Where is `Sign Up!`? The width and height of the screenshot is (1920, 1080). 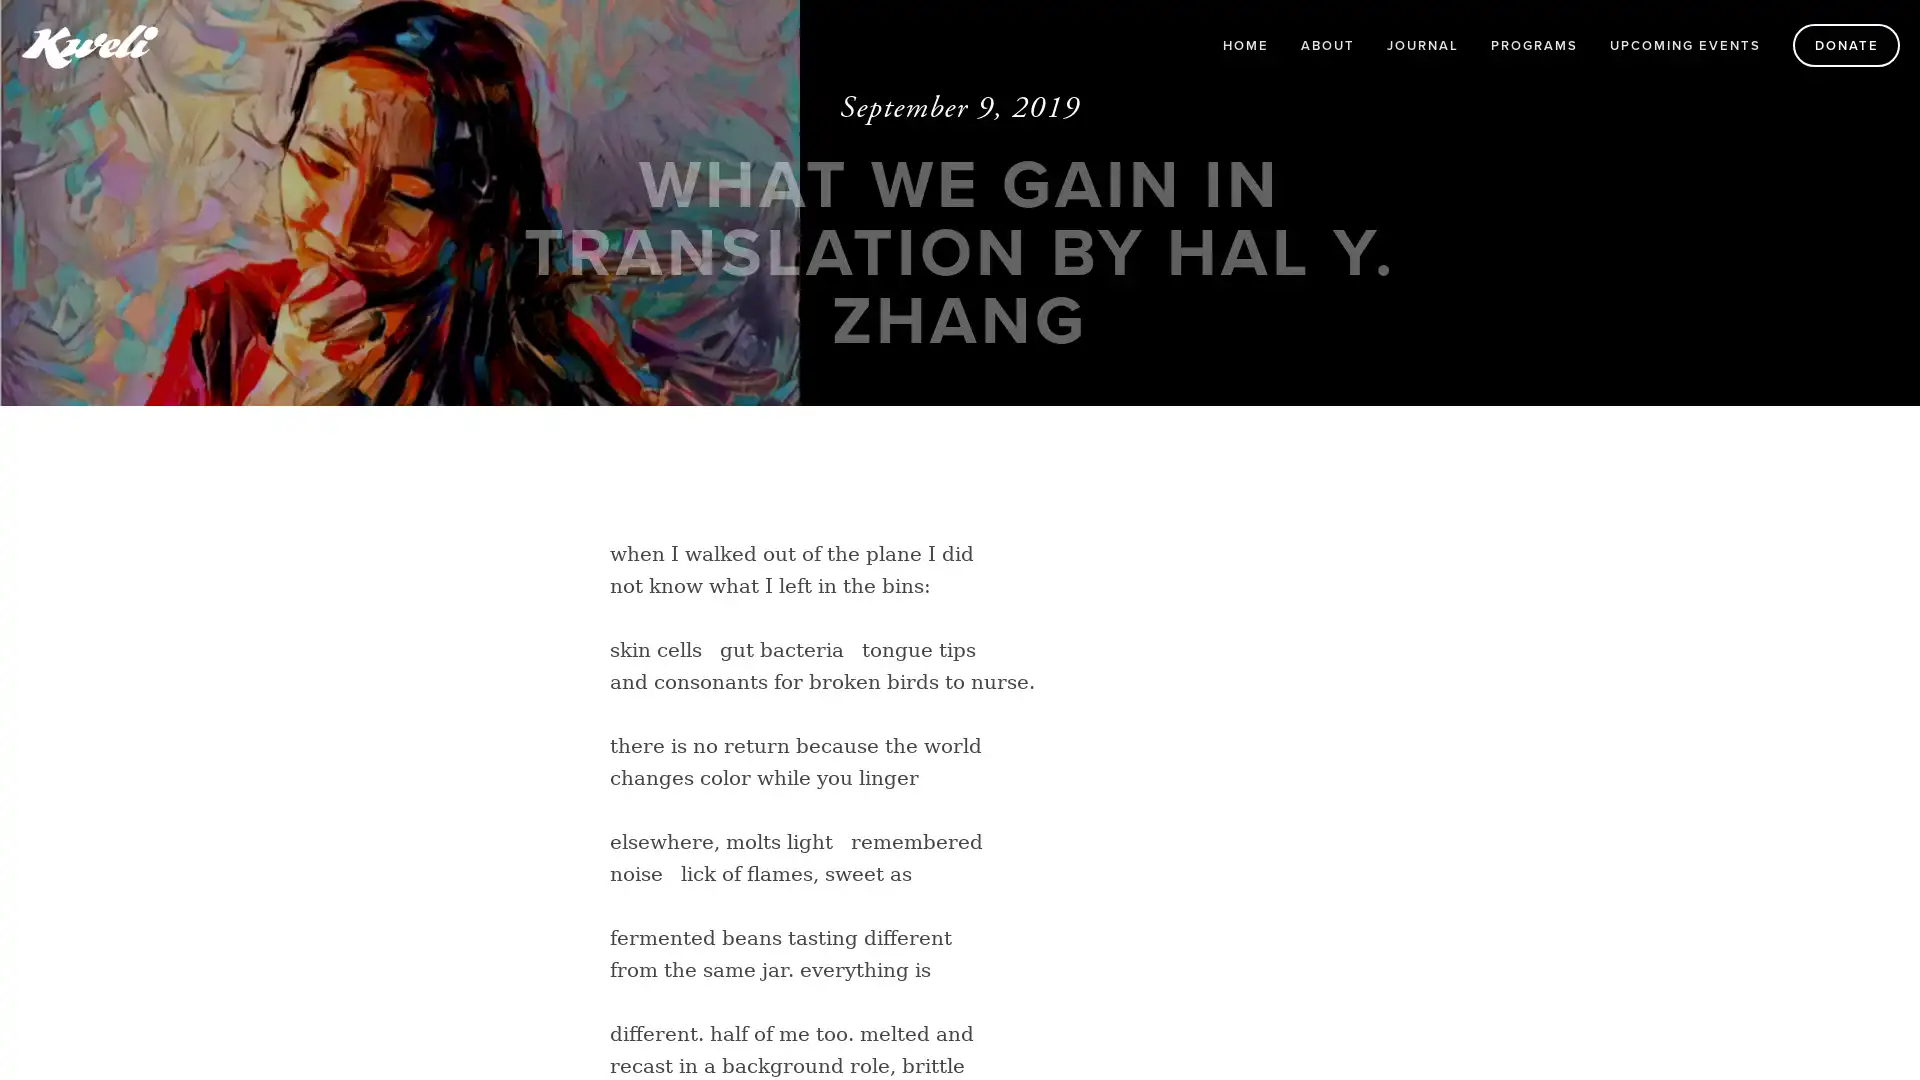 Sign Up! is located at coordinates (960, 848).